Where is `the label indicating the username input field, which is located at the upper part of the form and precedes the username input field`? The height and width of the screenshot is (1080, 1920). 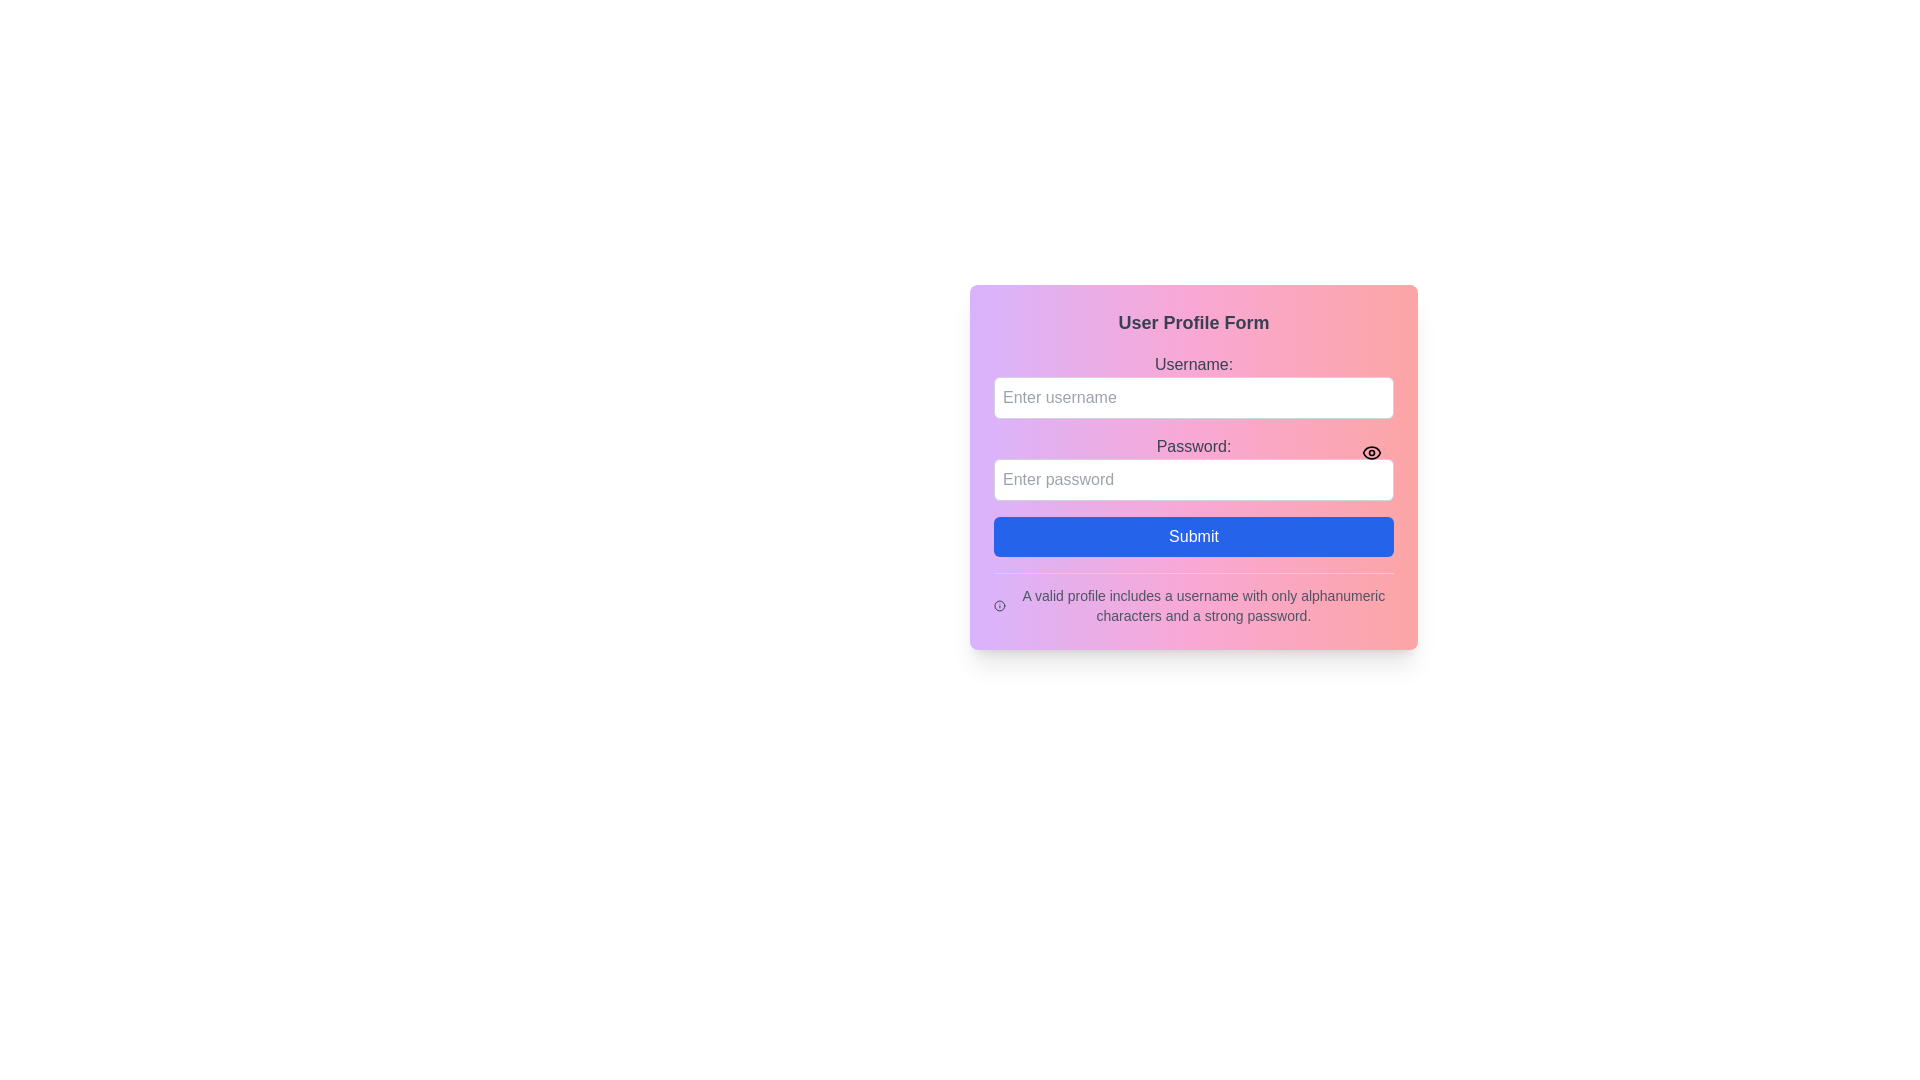 the label indicating the username input field, which is located at the upper part of the form and precedes the username input field is located at coordinates (1194, 365).